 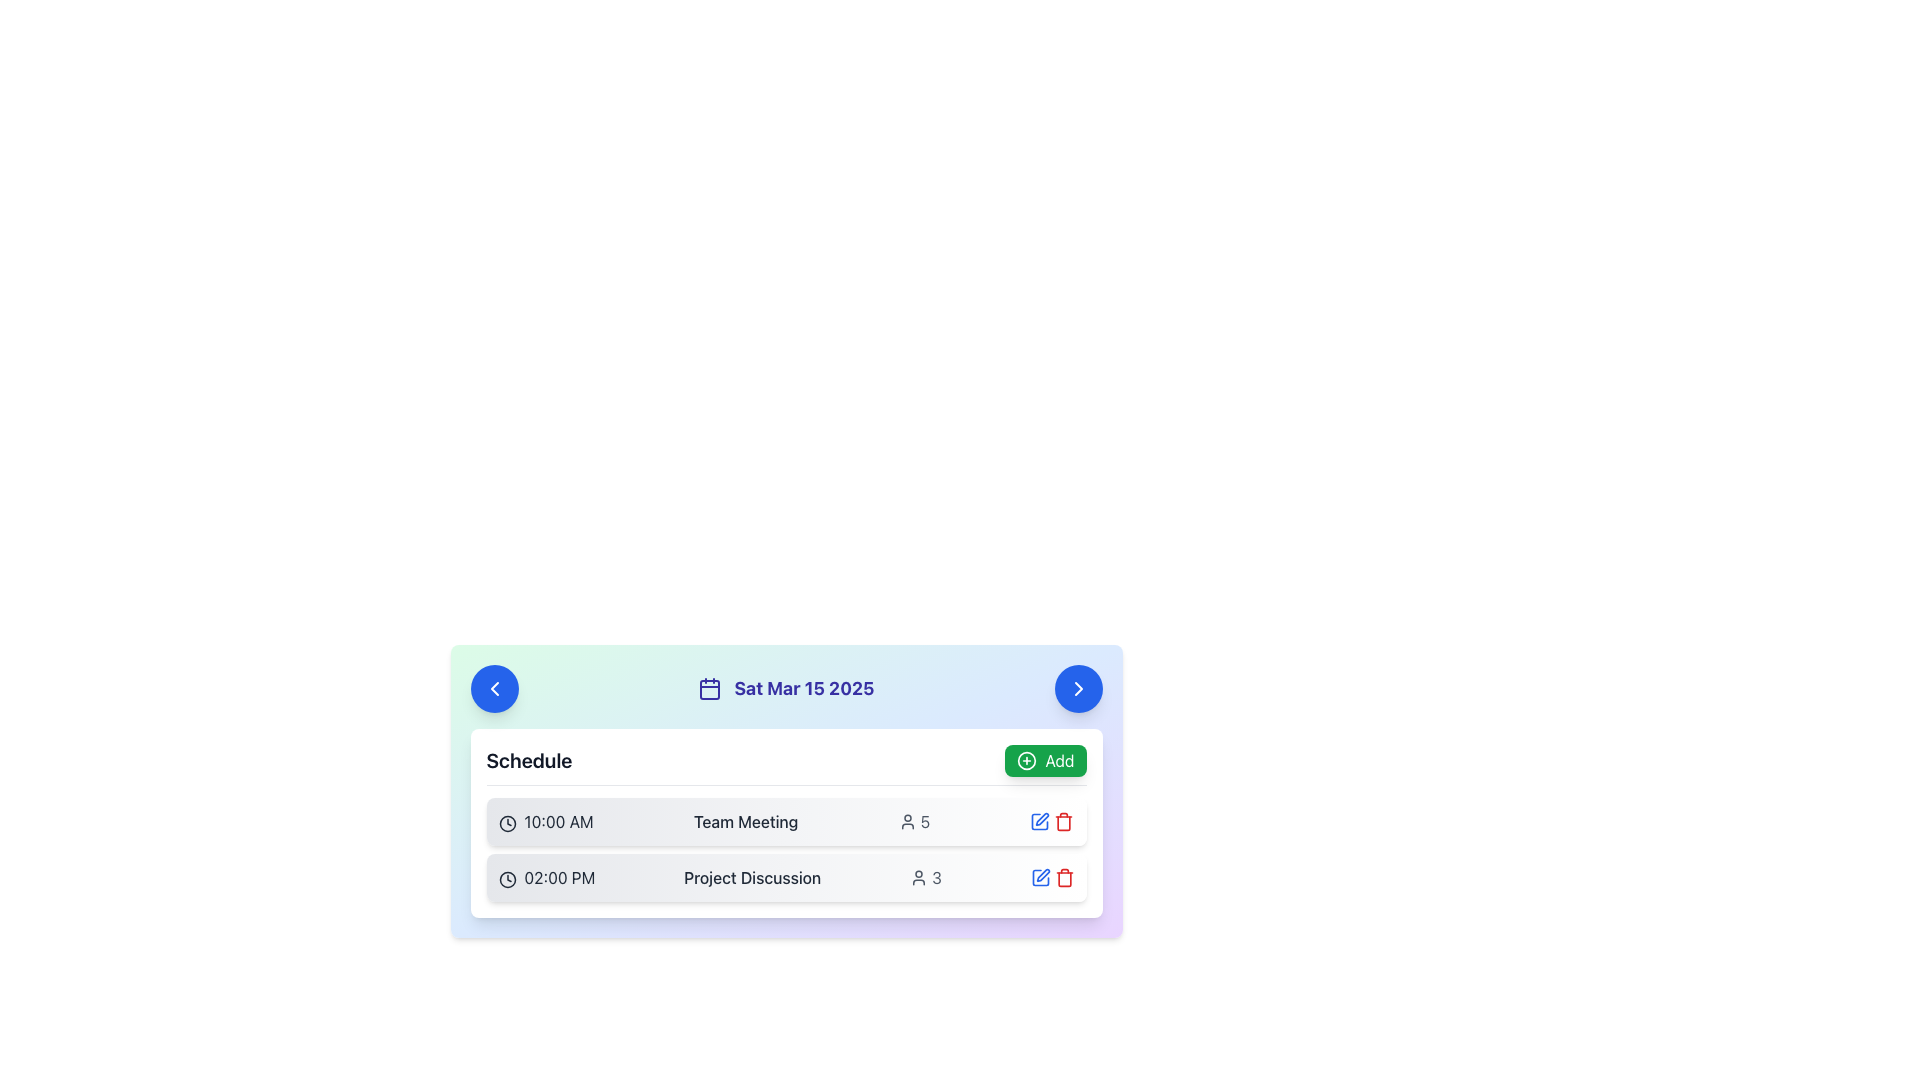 I want to click on participant count indicator located in the right section of the row labeled '10:00 AM Team Meeting', positioned after the text 'Team Meeting' and adjacent to action icons, so click(x=913, y=821).